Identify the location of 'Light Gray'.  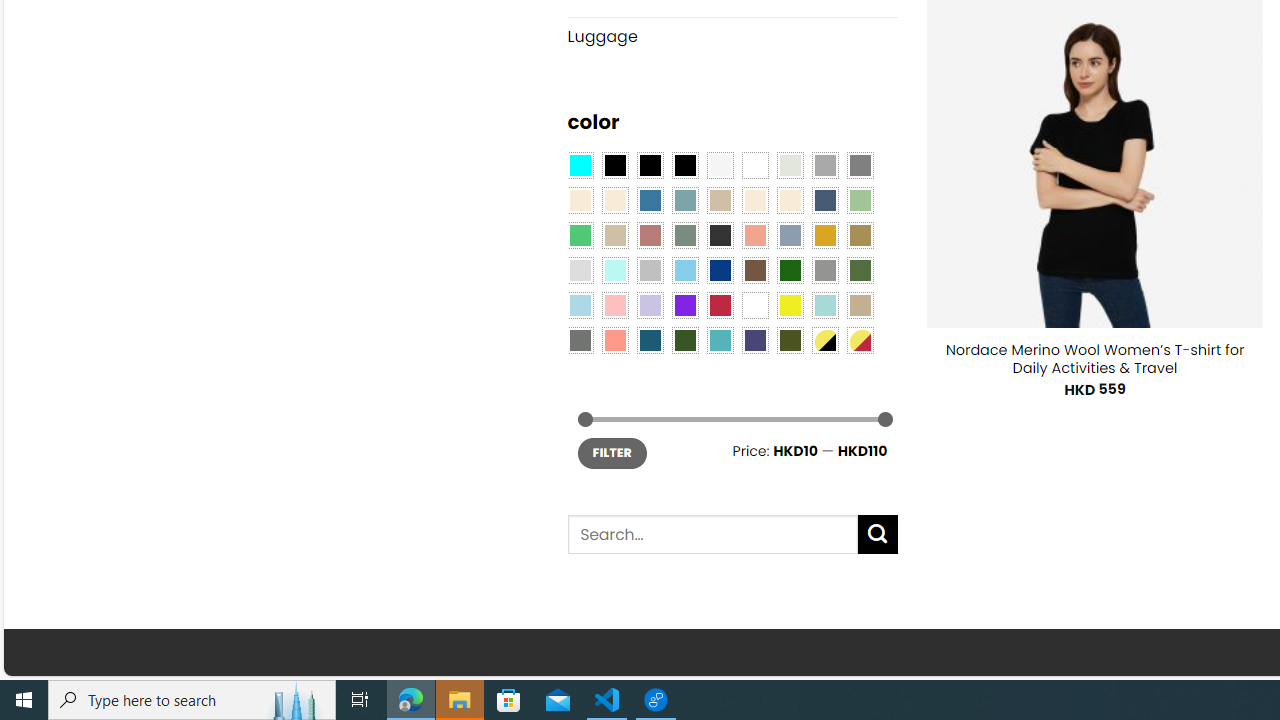
(578, 270).